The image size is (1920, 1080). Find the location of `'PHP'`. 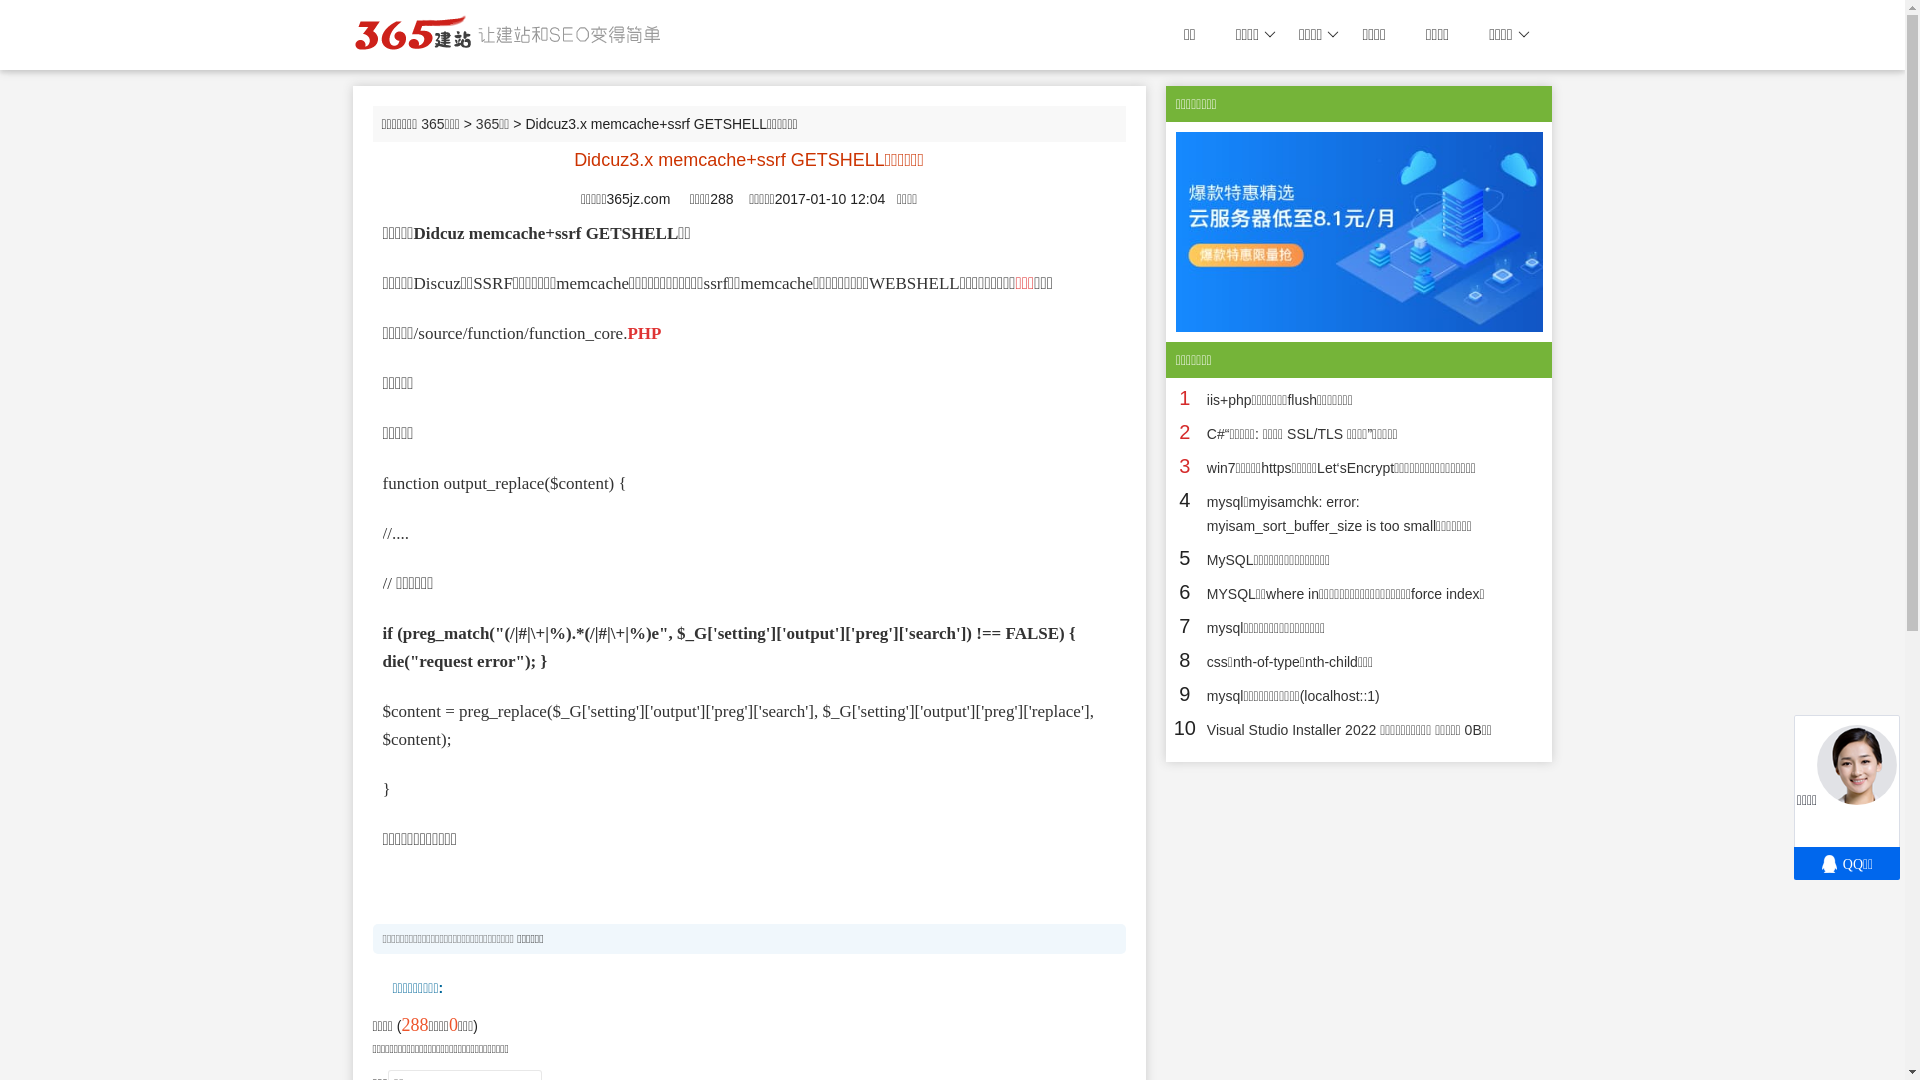

'PHP' is located at coordinates (626, 332).